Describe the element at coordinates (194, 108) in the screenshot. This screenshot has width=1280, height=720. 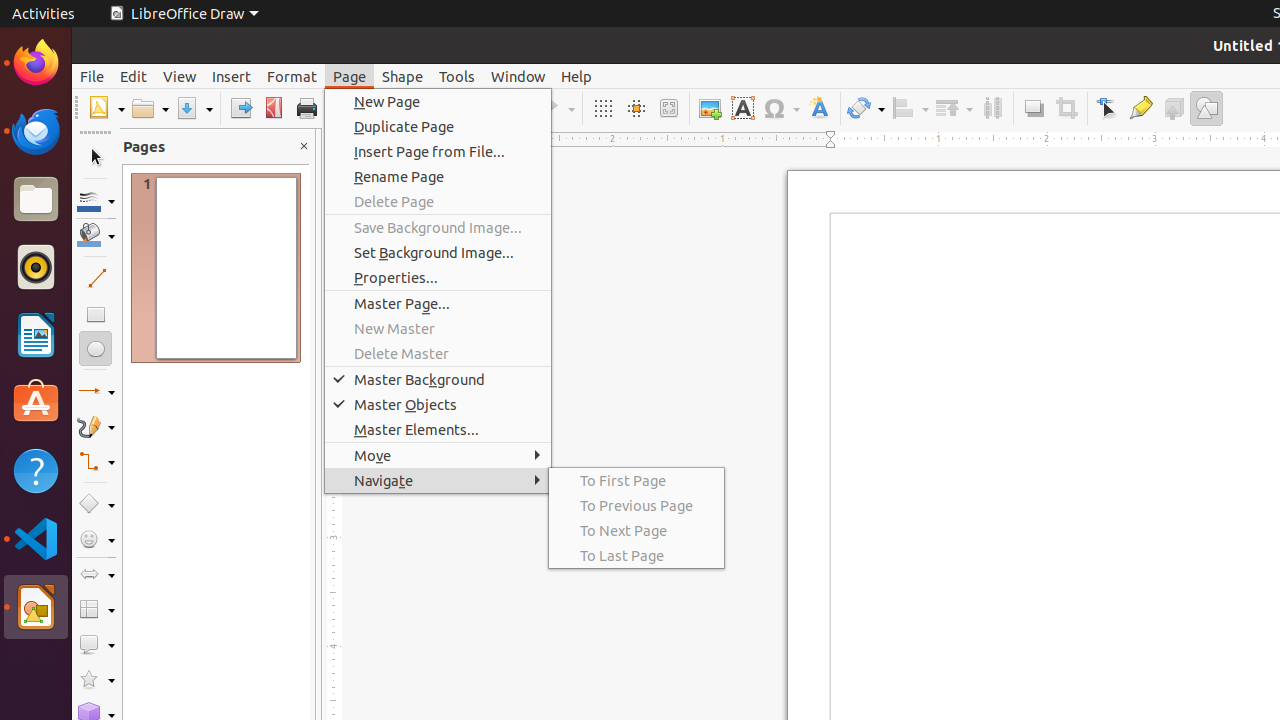
I see `'Save'` at that location.